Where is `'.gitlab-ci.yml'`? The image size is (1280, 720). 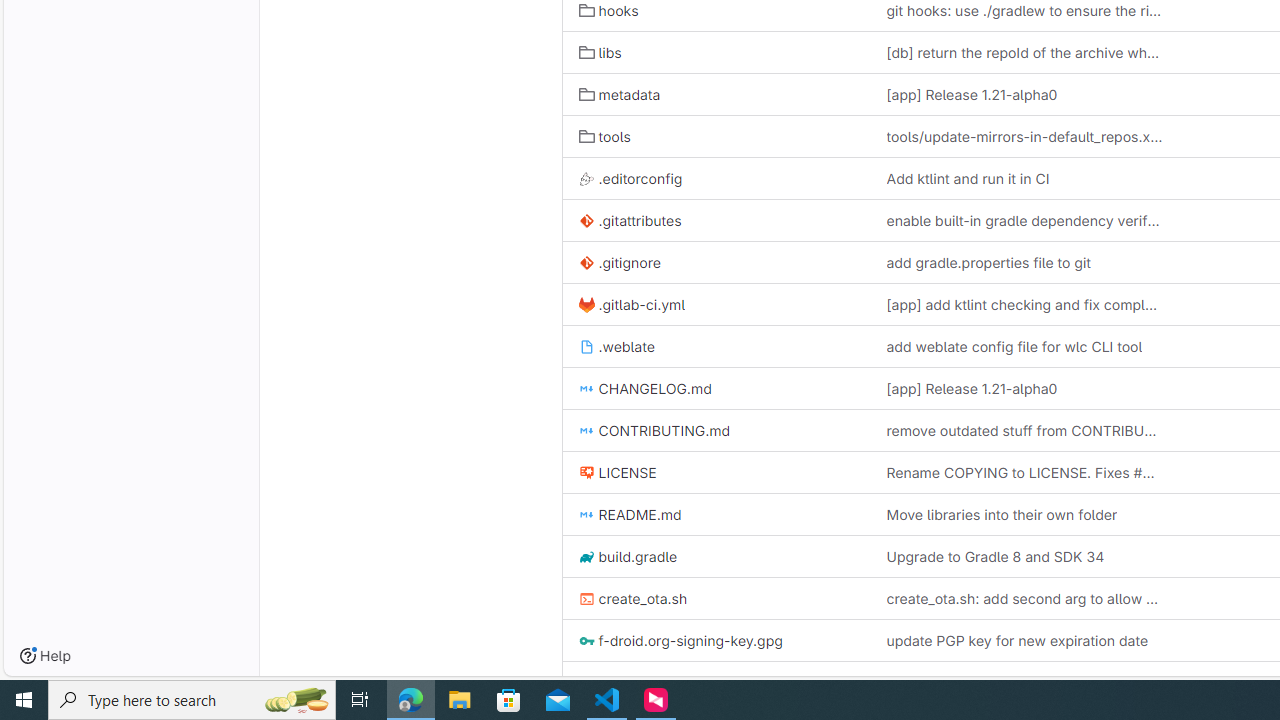
'.gitlab-ci.yml' is located at coordinates (631, 304).